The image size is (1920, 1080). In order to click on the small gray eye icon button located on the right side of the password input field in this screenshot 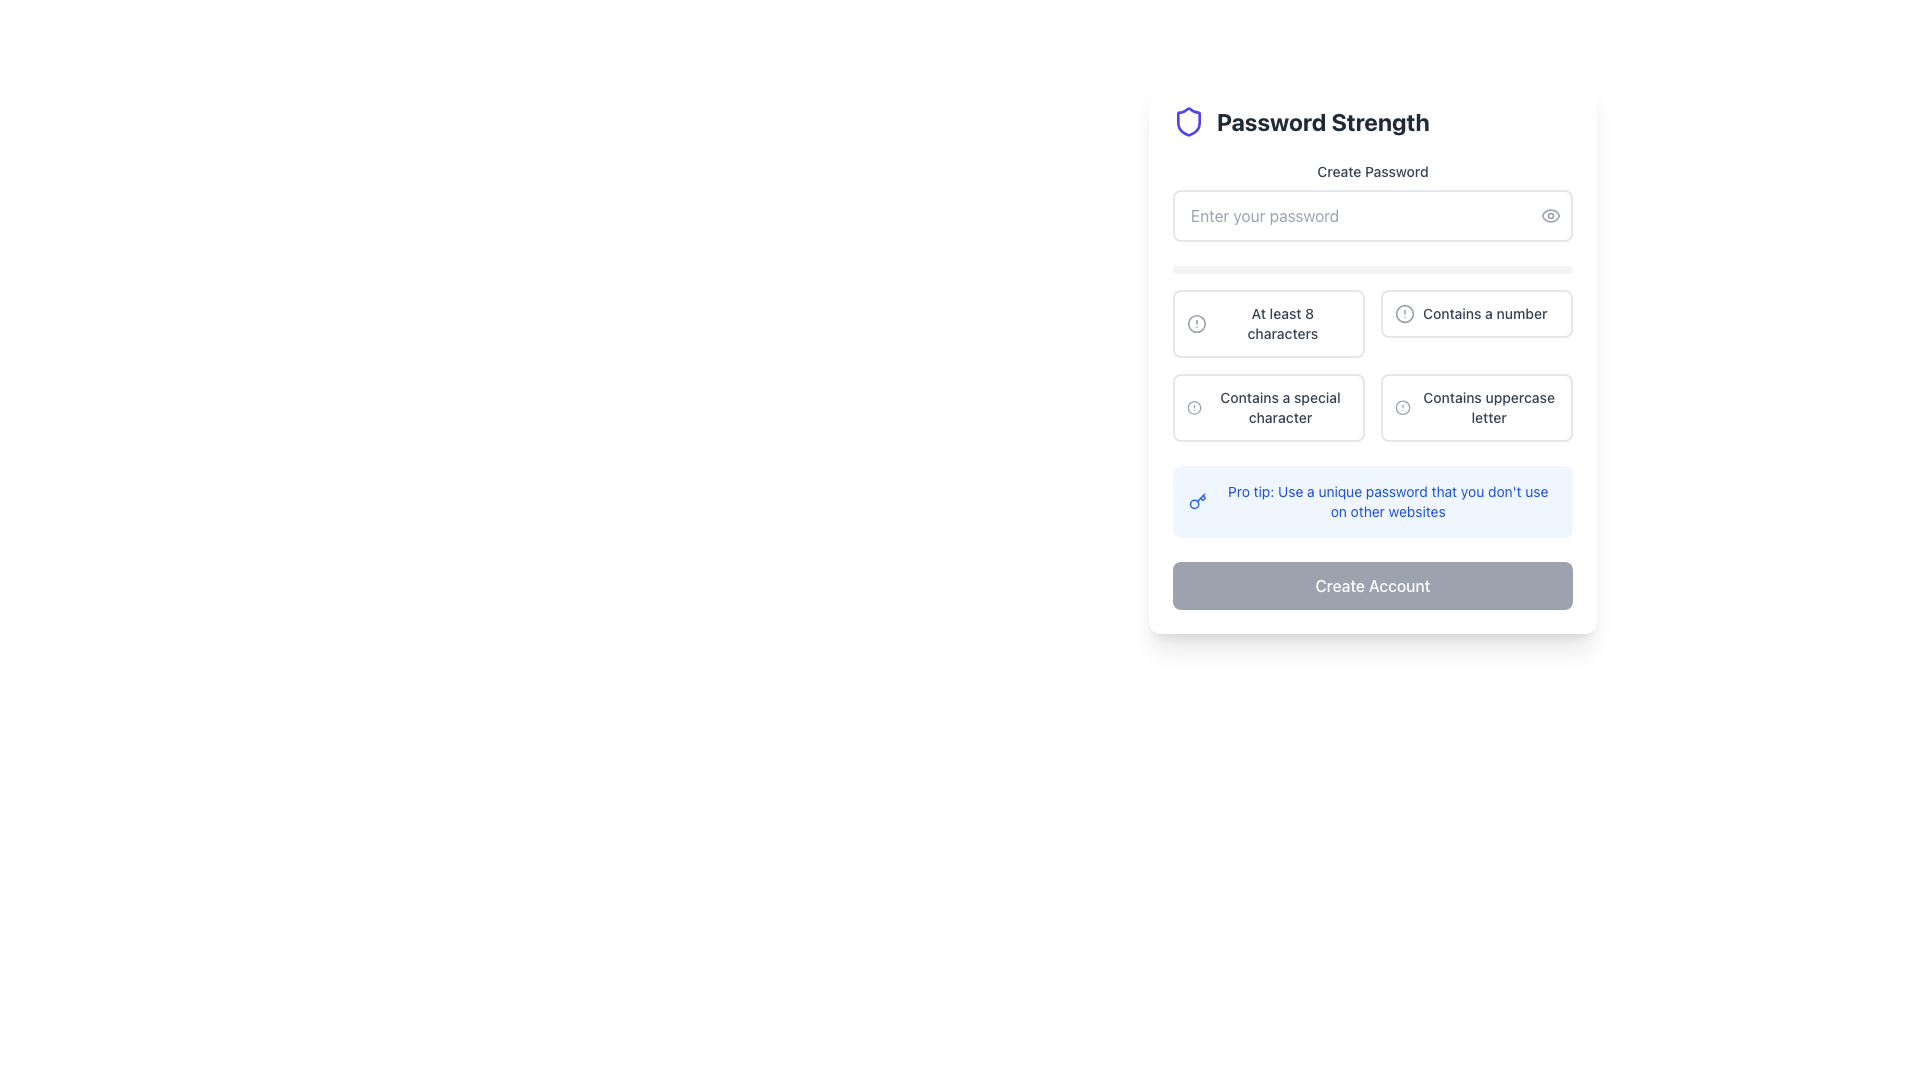, I will do `click(1549, 216)`.